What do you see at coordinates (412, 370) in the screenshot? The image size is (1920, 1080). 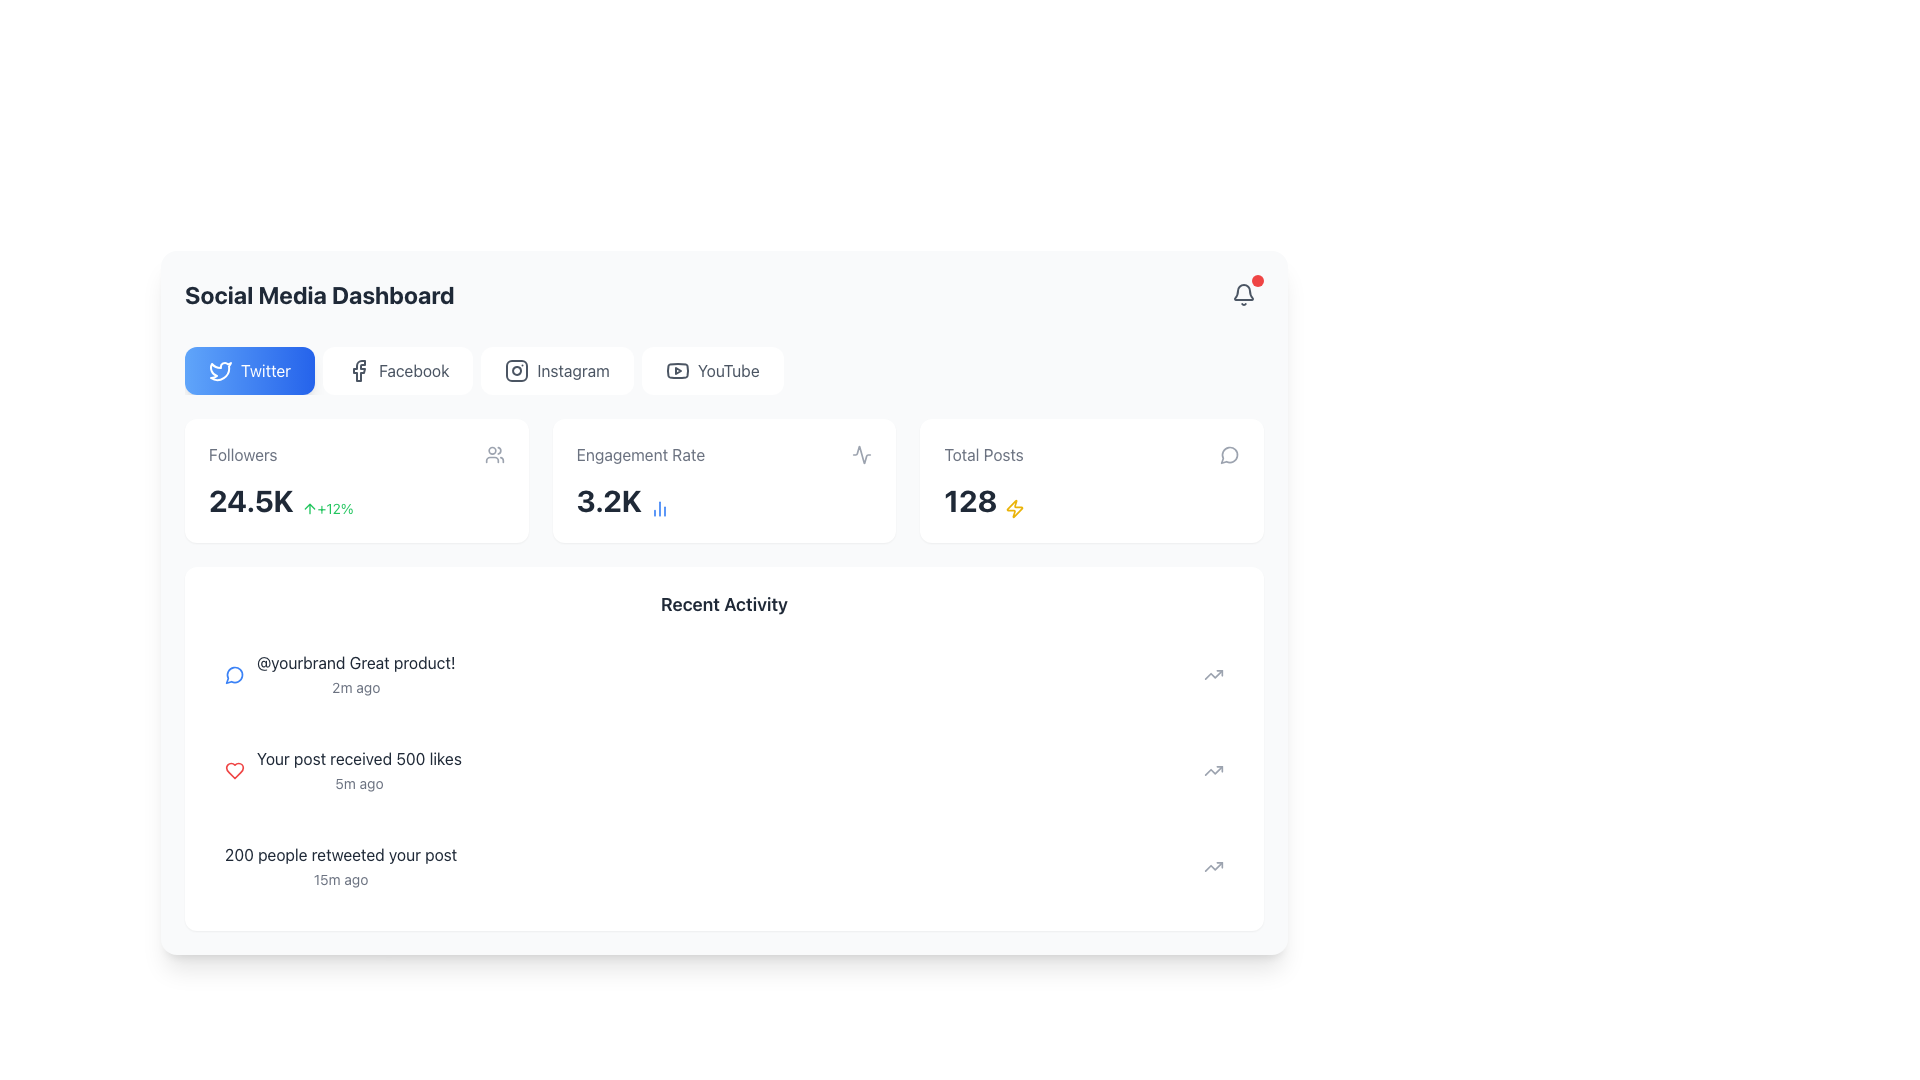 I see `the 'Facebook' text label within the button` at bounding box center [412, 370].